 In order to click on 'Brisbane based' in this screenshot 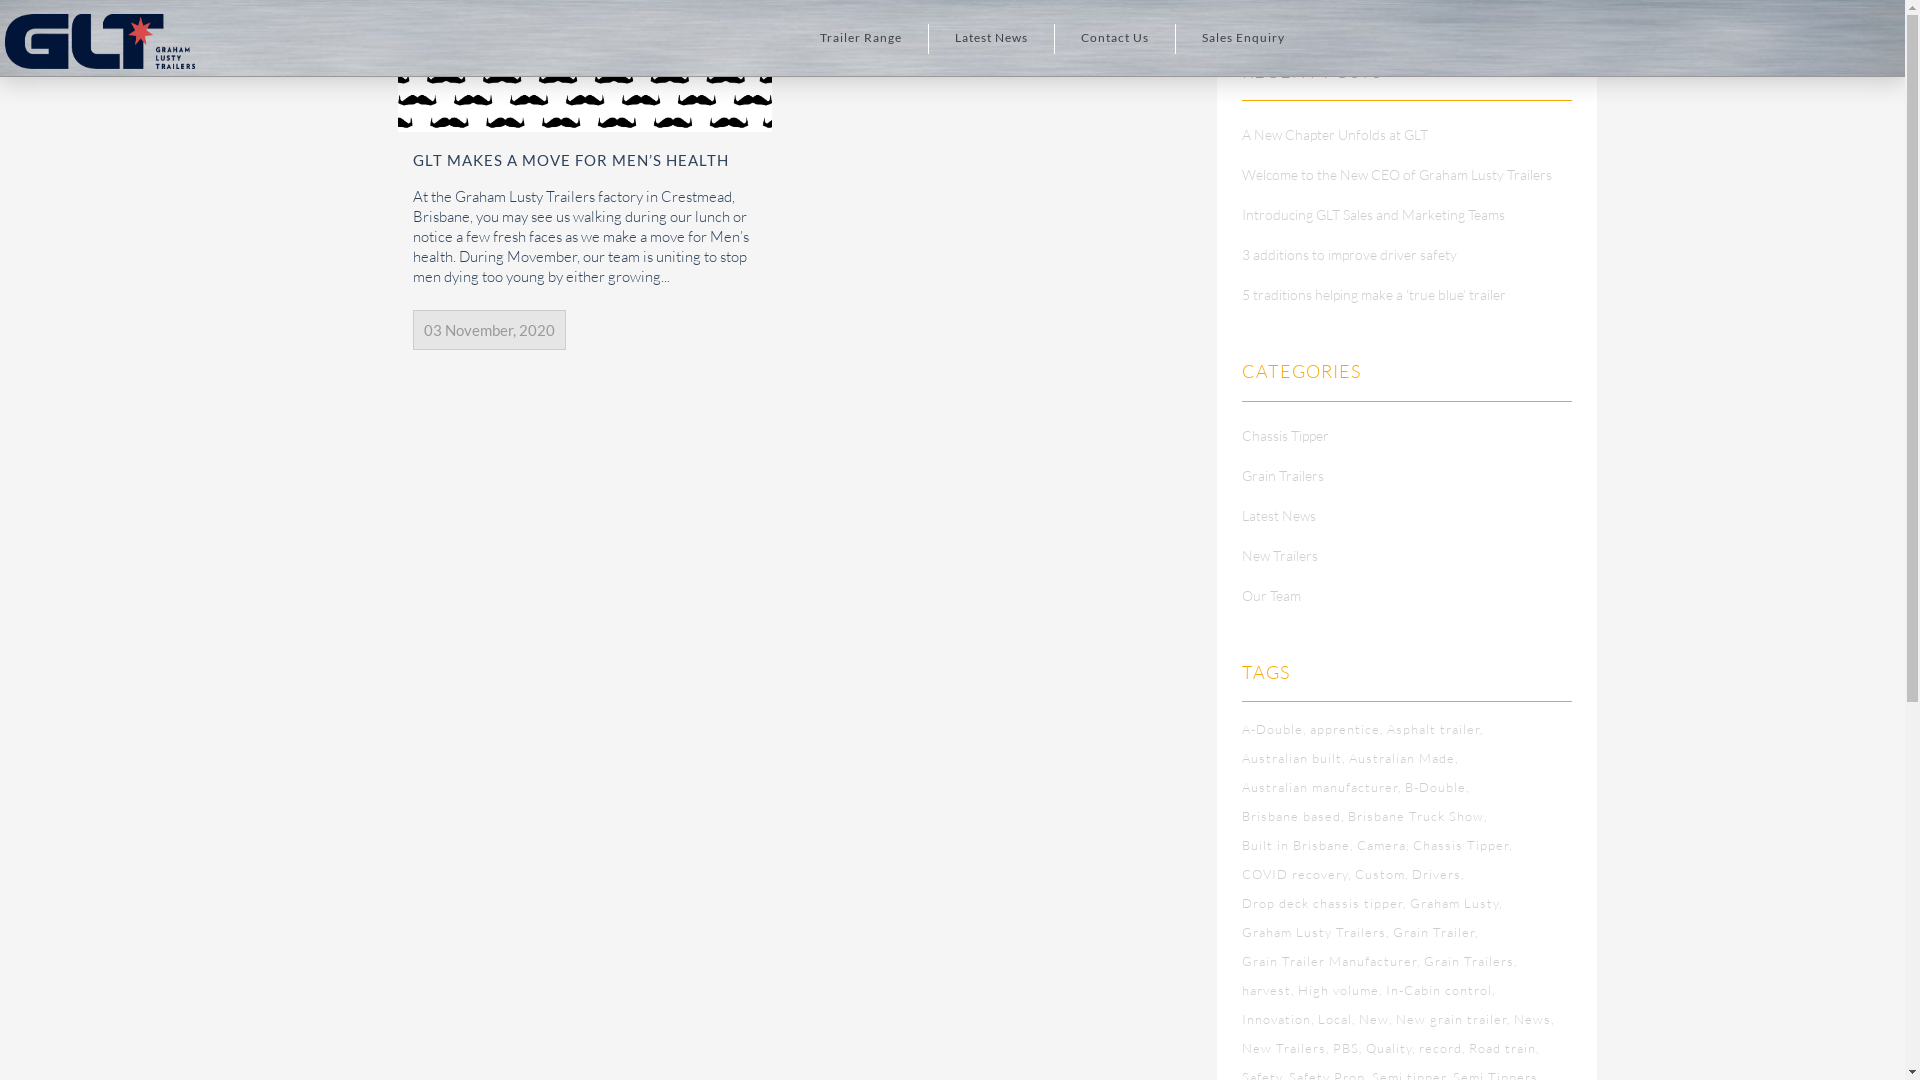, I will do `click(1293, 816)`.